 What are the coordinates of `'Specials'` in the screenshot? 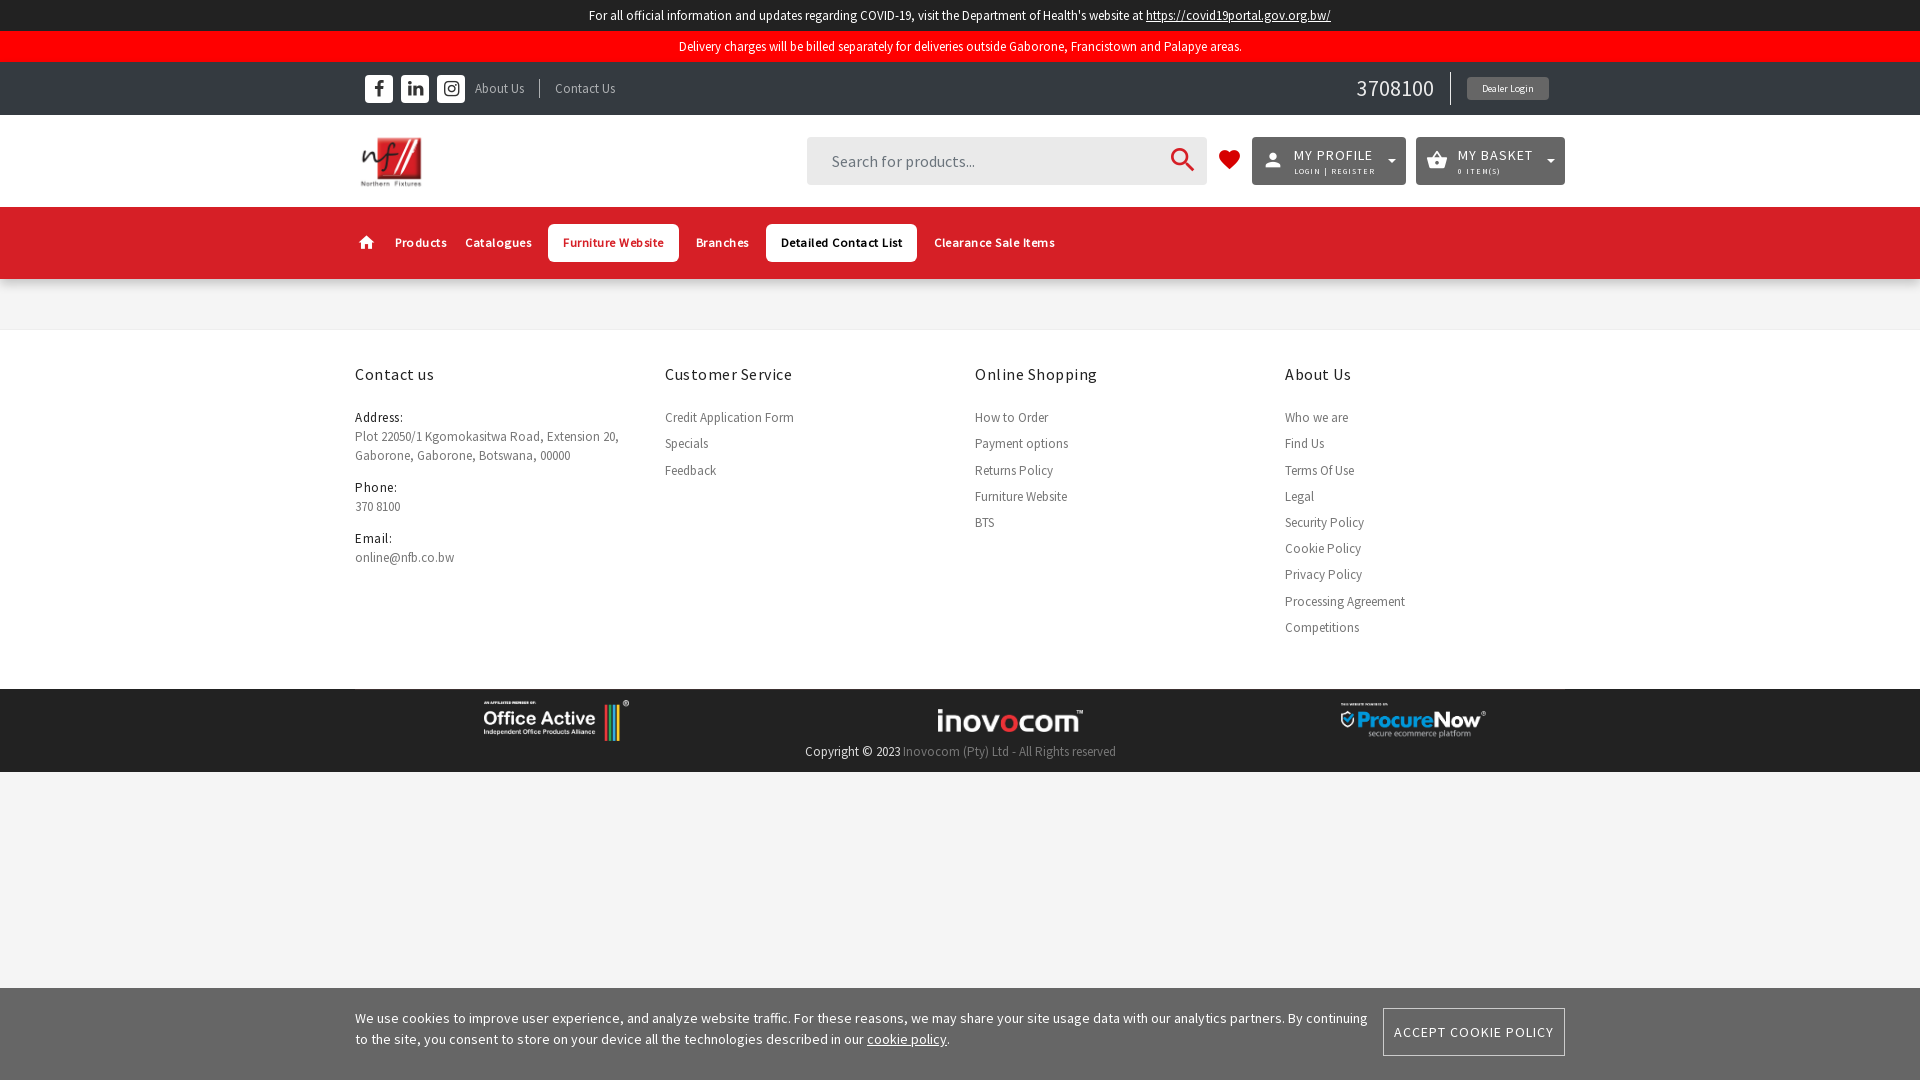 It's located at (686, 442).